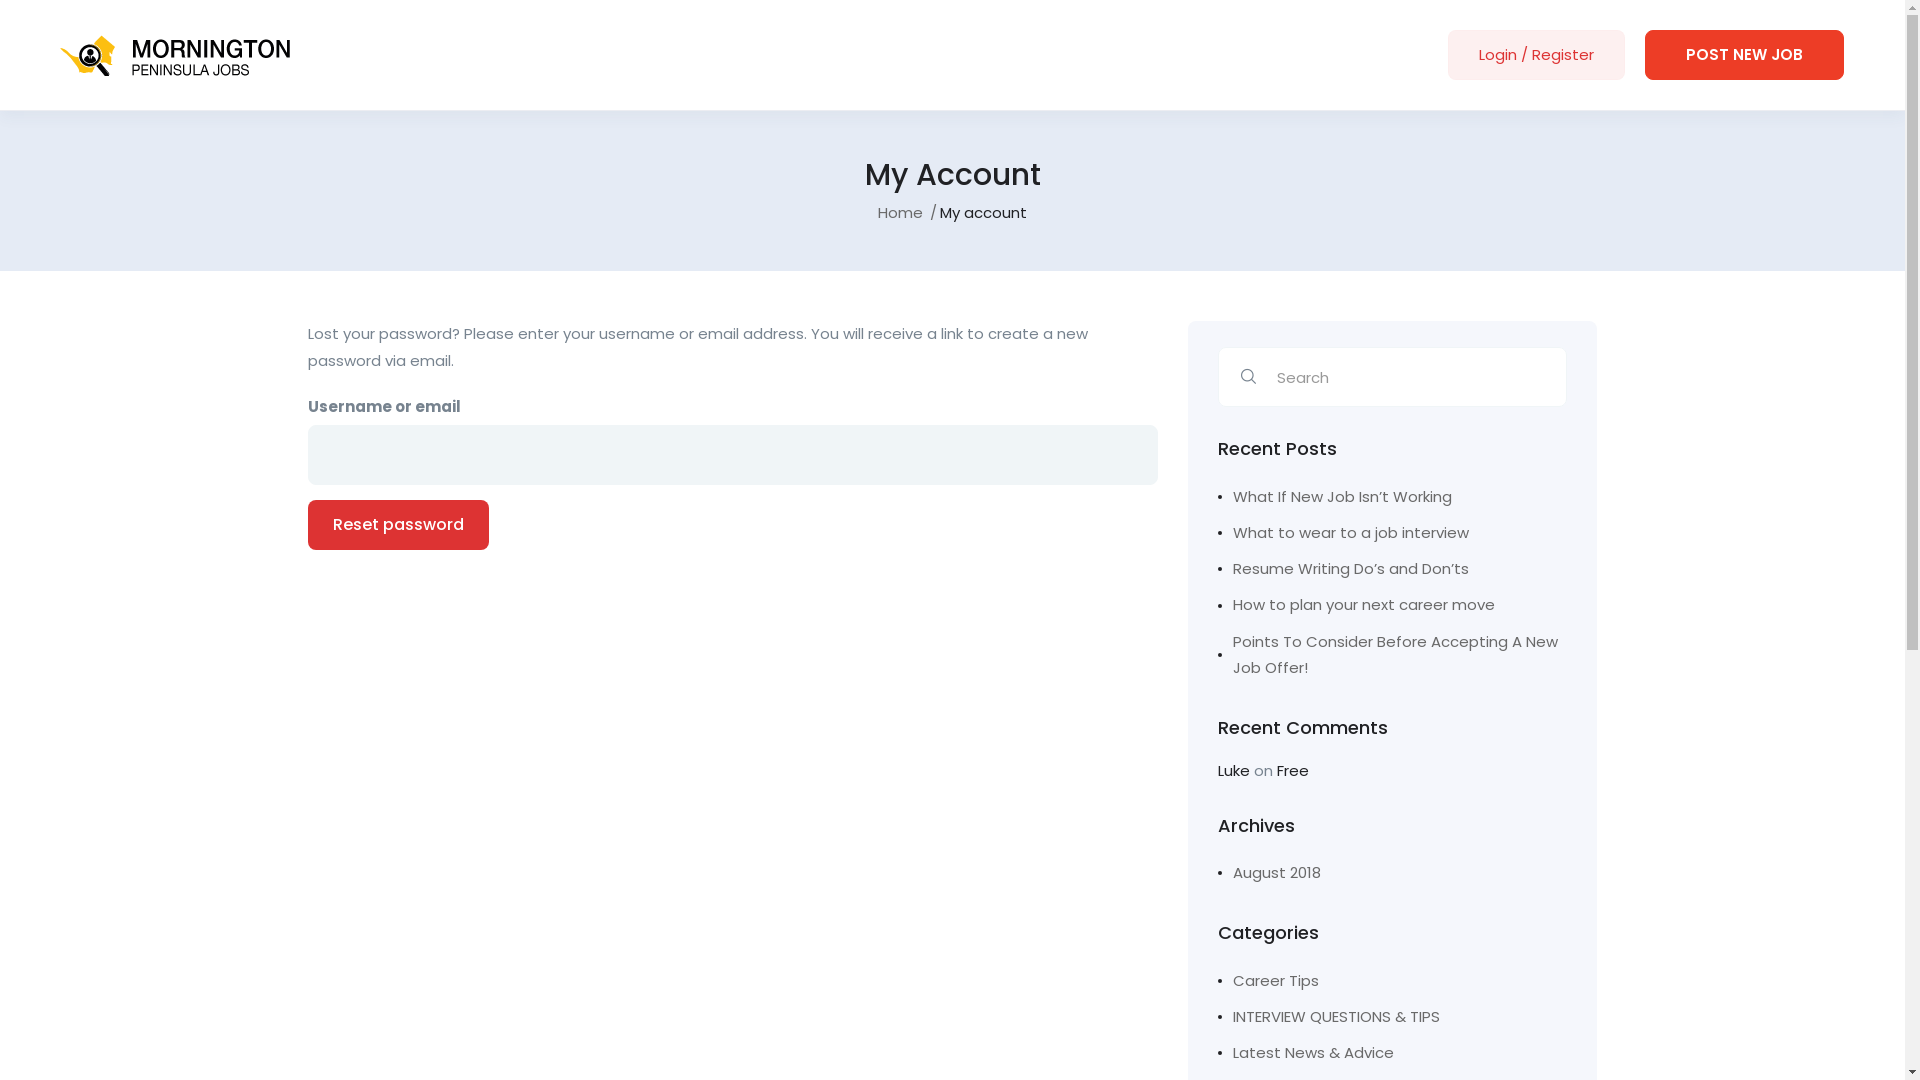  Describe the element at coordinates (1267, 979) in the screenshot. I see `'Career Tips'` at that location.